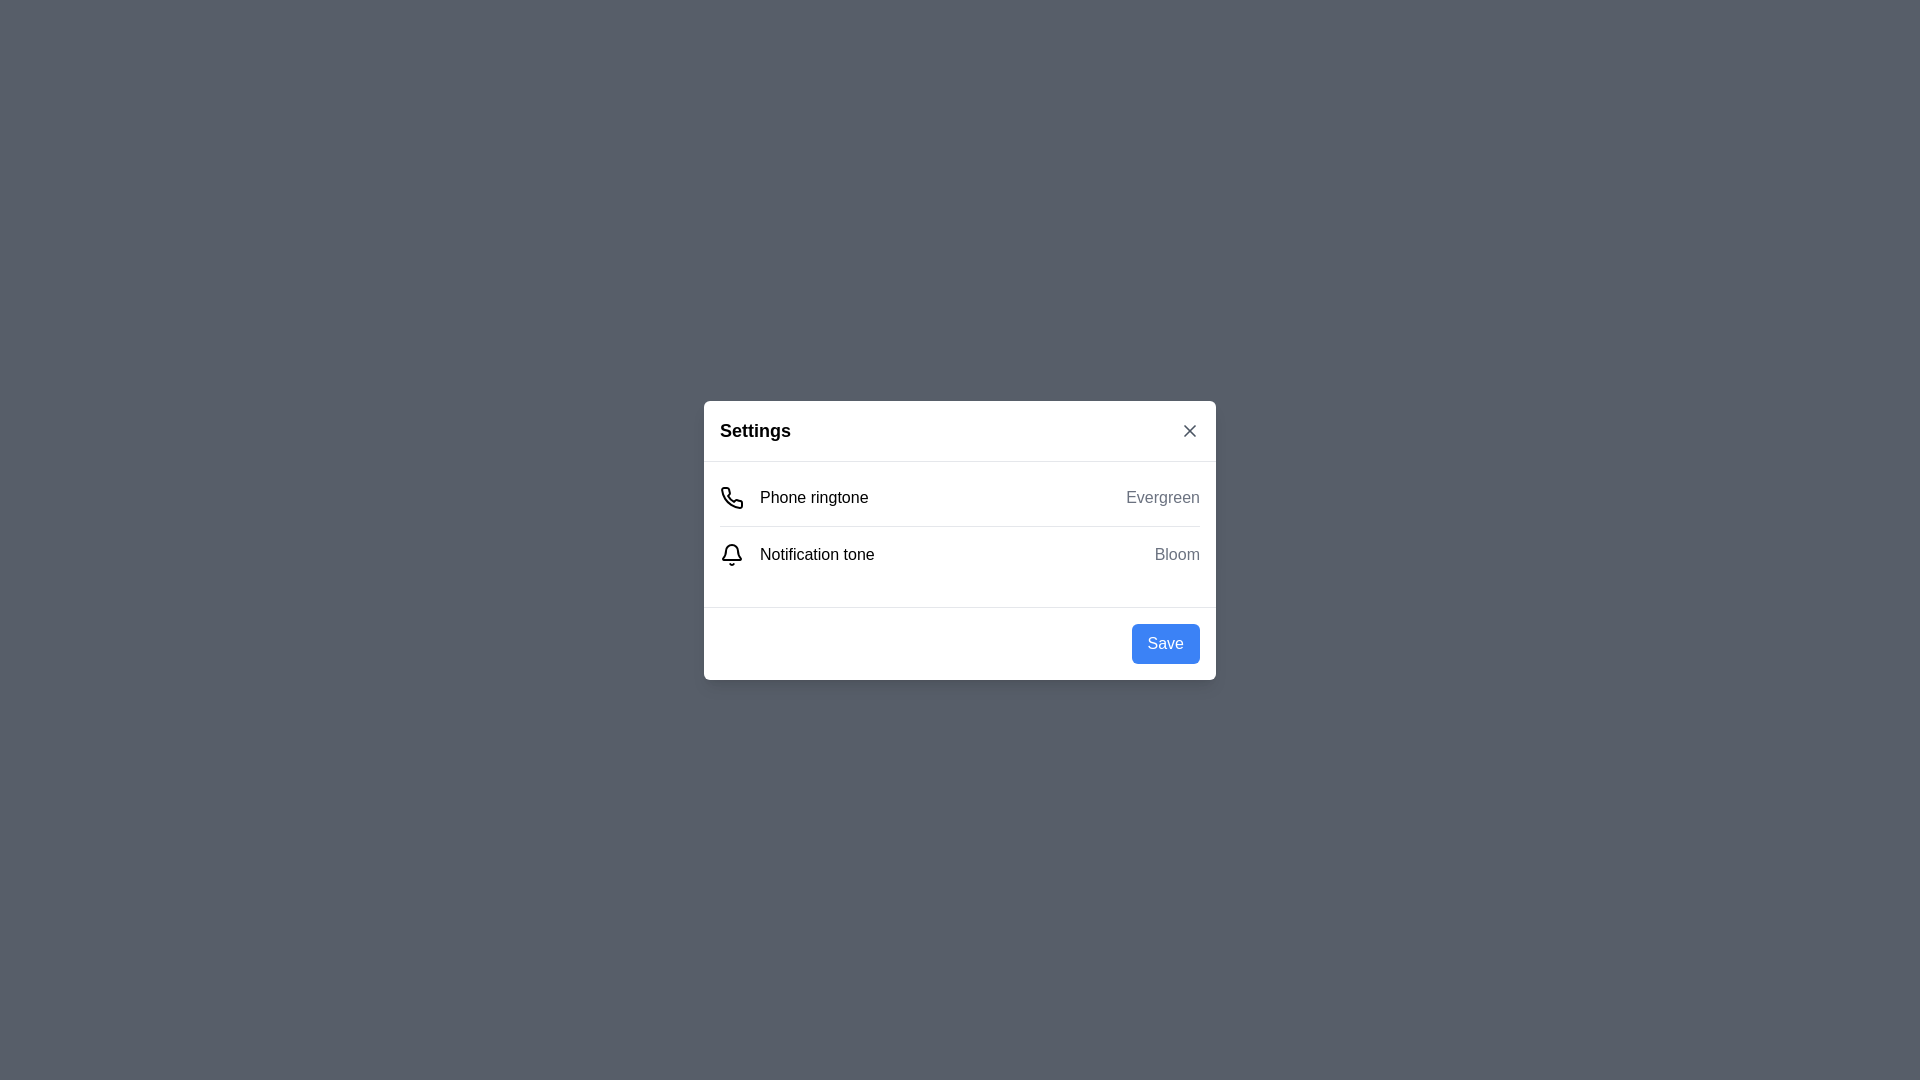 The image size is (1920, 1080). I want to click on the save button located at the bottom-right corner of the modal dialog to observe any hover effects, so click(1165, 643).